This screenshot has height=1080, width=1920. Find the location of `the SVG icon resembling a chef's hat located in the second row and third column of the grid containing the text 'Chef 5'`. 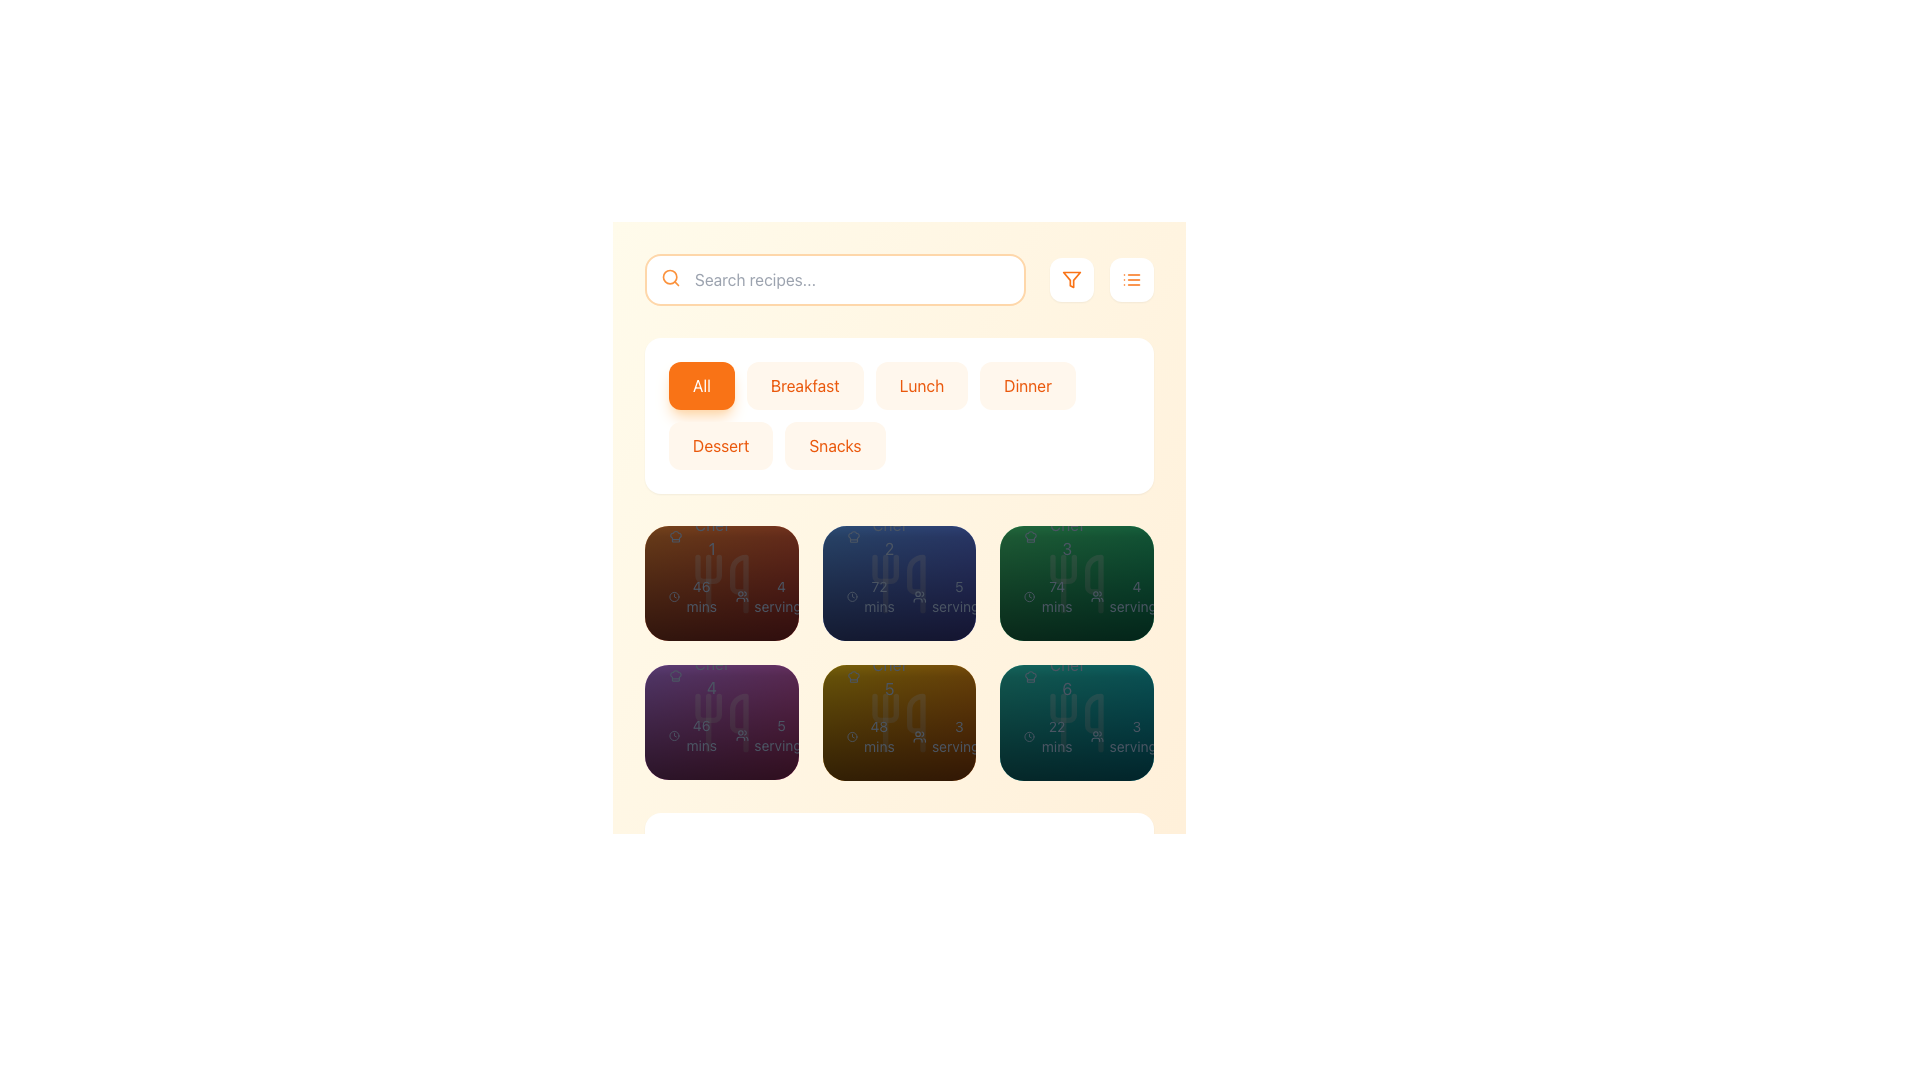

the SVG icon resembling a chef's hat located in the second row and third column of the grid containing the text 'Chef 5' is located at coordinates (853, 675).